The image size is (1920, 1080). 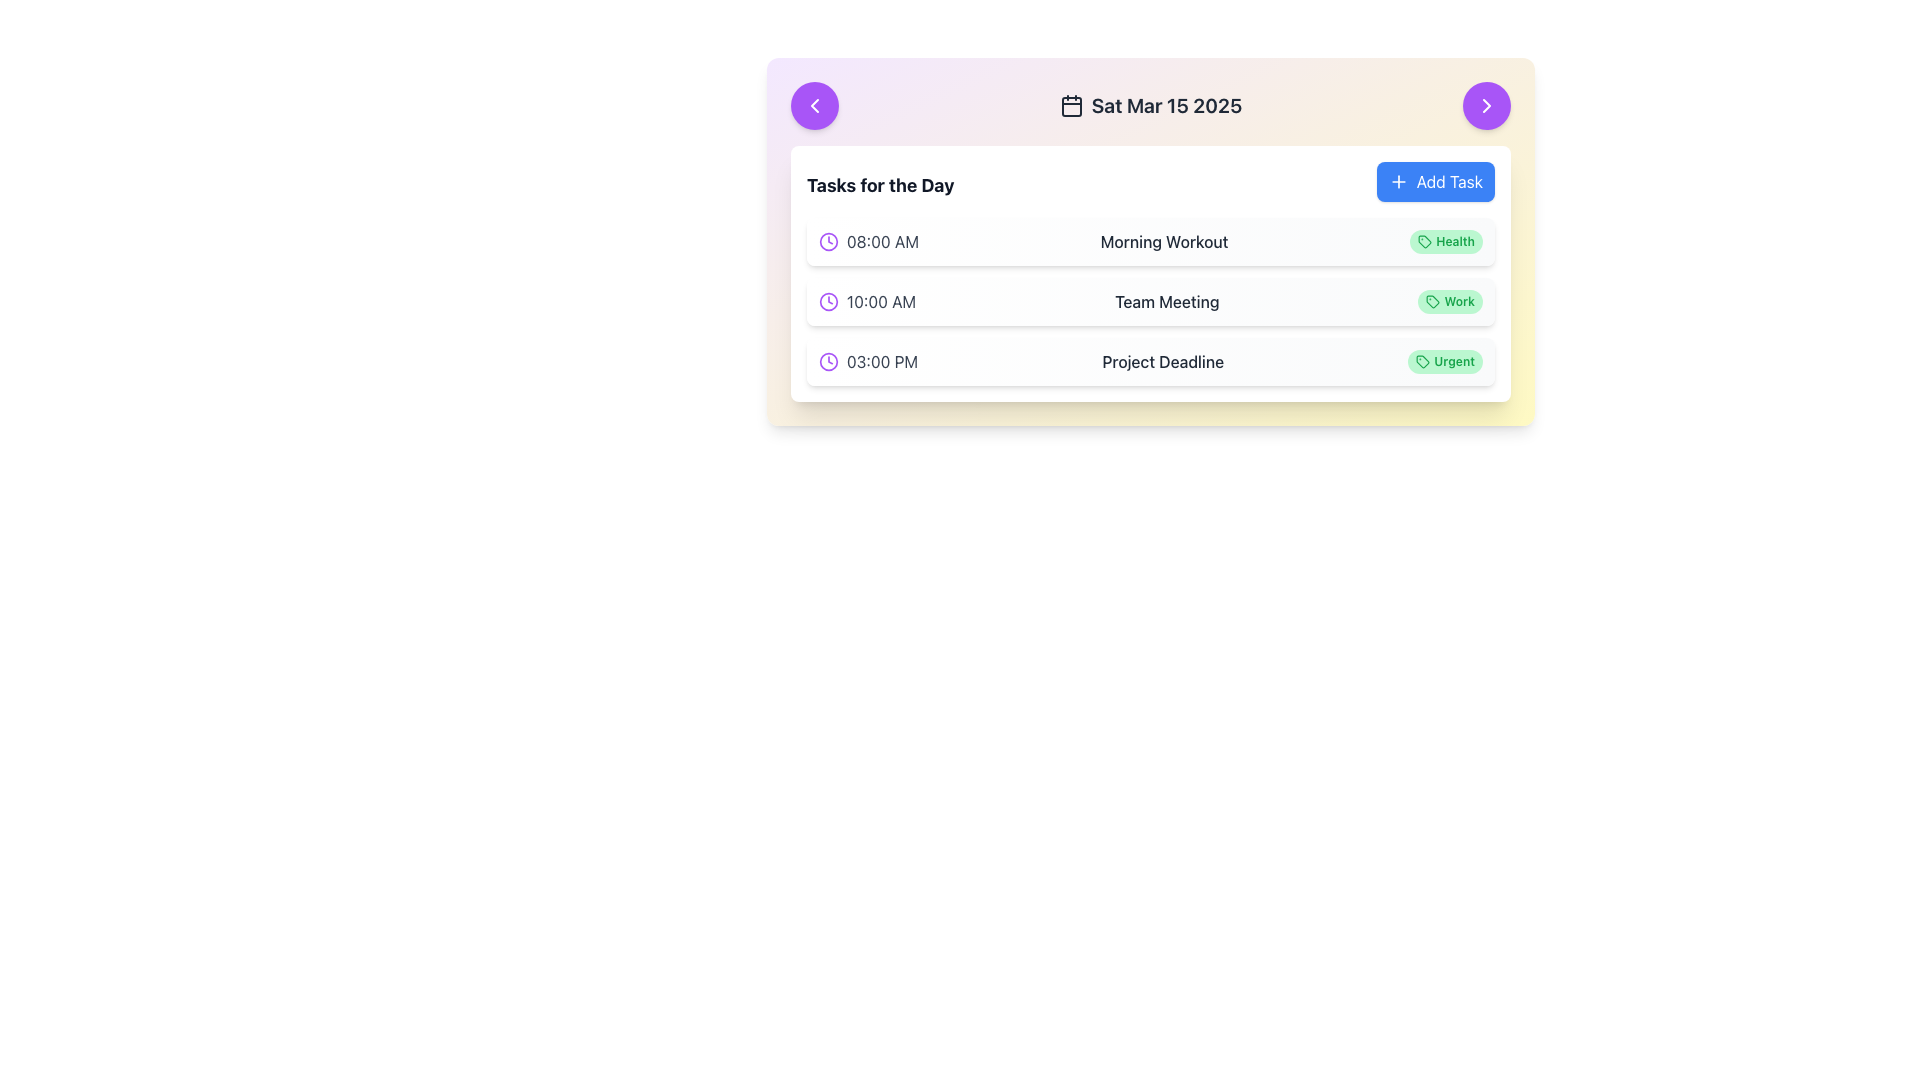 What do you see at coordinates (1422, 362) in the screenshot?
I see `the icon representing the category or label located in the 'Tasks for the Day' interface, rightward from the text 'Urgent,' corresponding to the third item's label in the task list` at bounding box center [1422, 362].